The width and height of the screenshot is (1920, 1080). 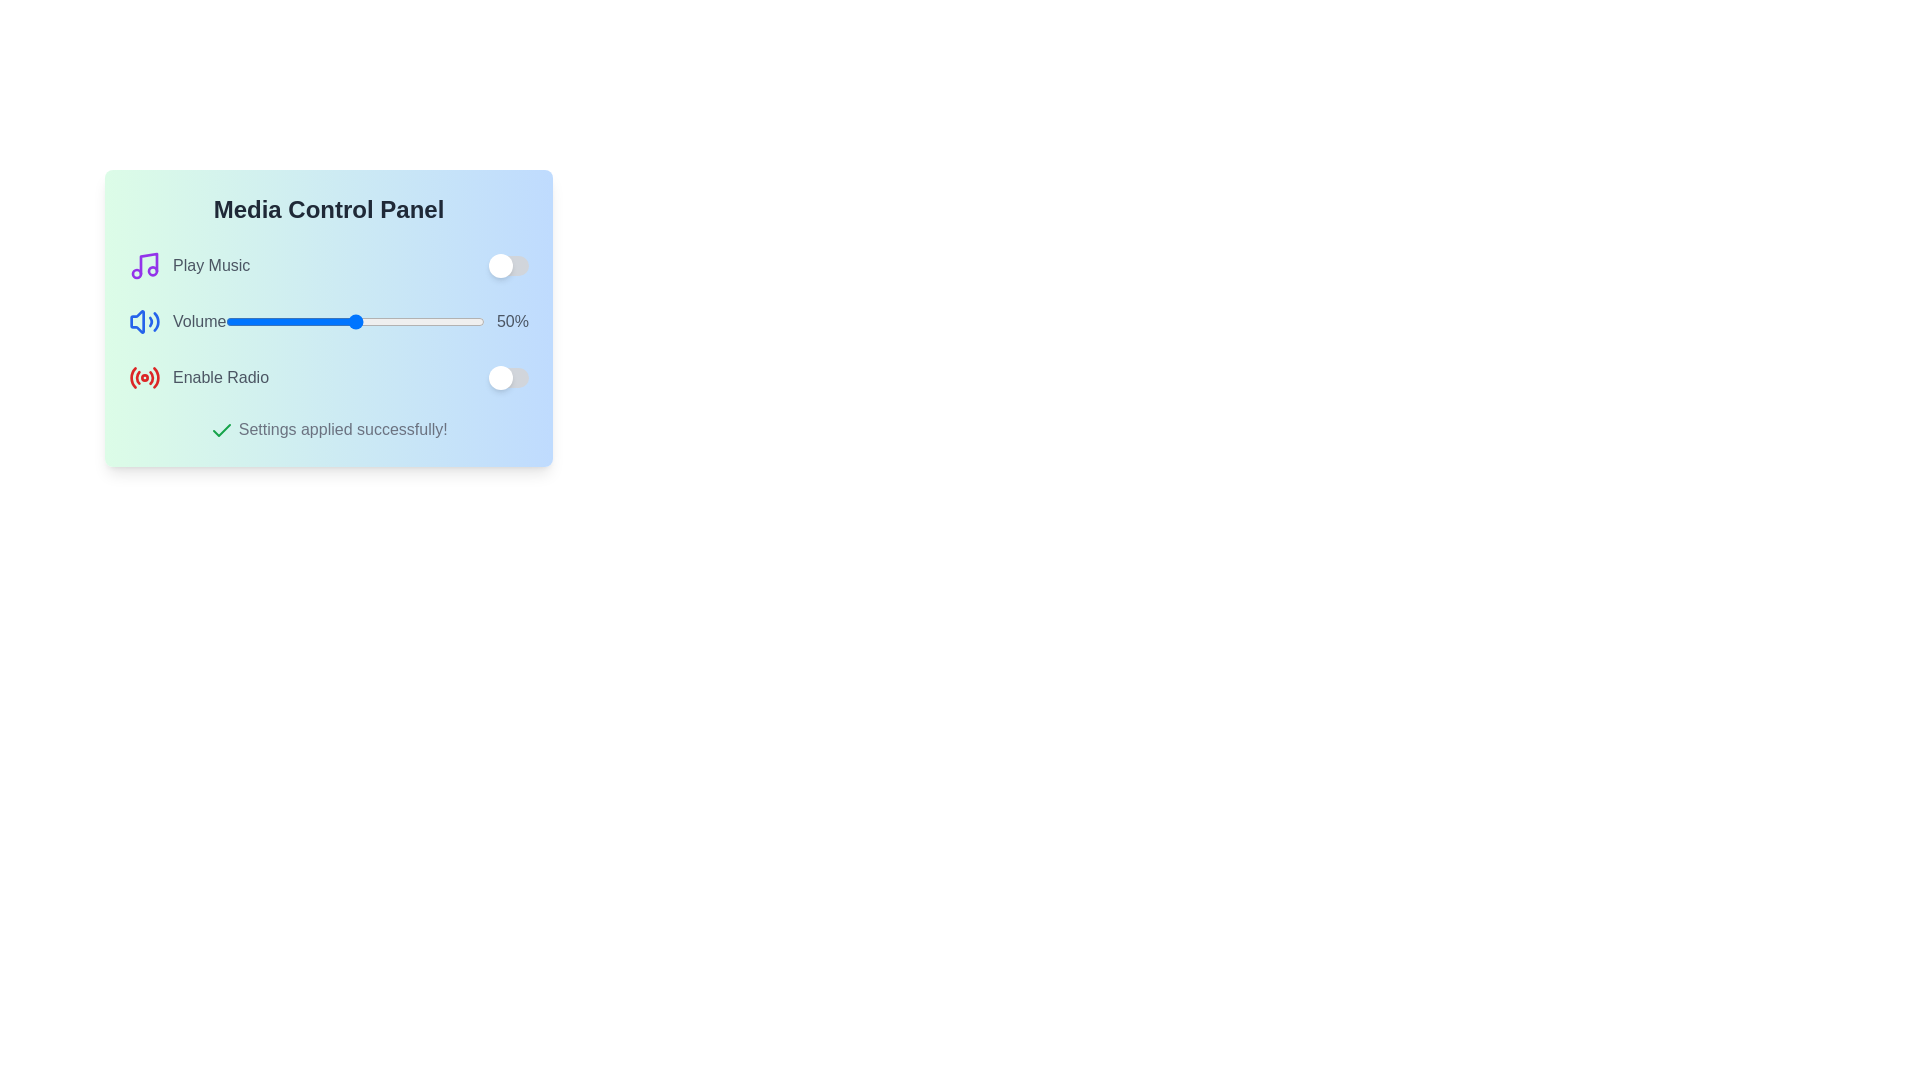 What do you see at coordinates (220, 378) in the screenshot?
I see `the static text label displaying 'Enable Radio', which is styled in gray and positioned below the 'Volume' label and slider, adjacent to a red radio wave icon on the left and a toggle switch on the right` at bounding box center [220, 378].